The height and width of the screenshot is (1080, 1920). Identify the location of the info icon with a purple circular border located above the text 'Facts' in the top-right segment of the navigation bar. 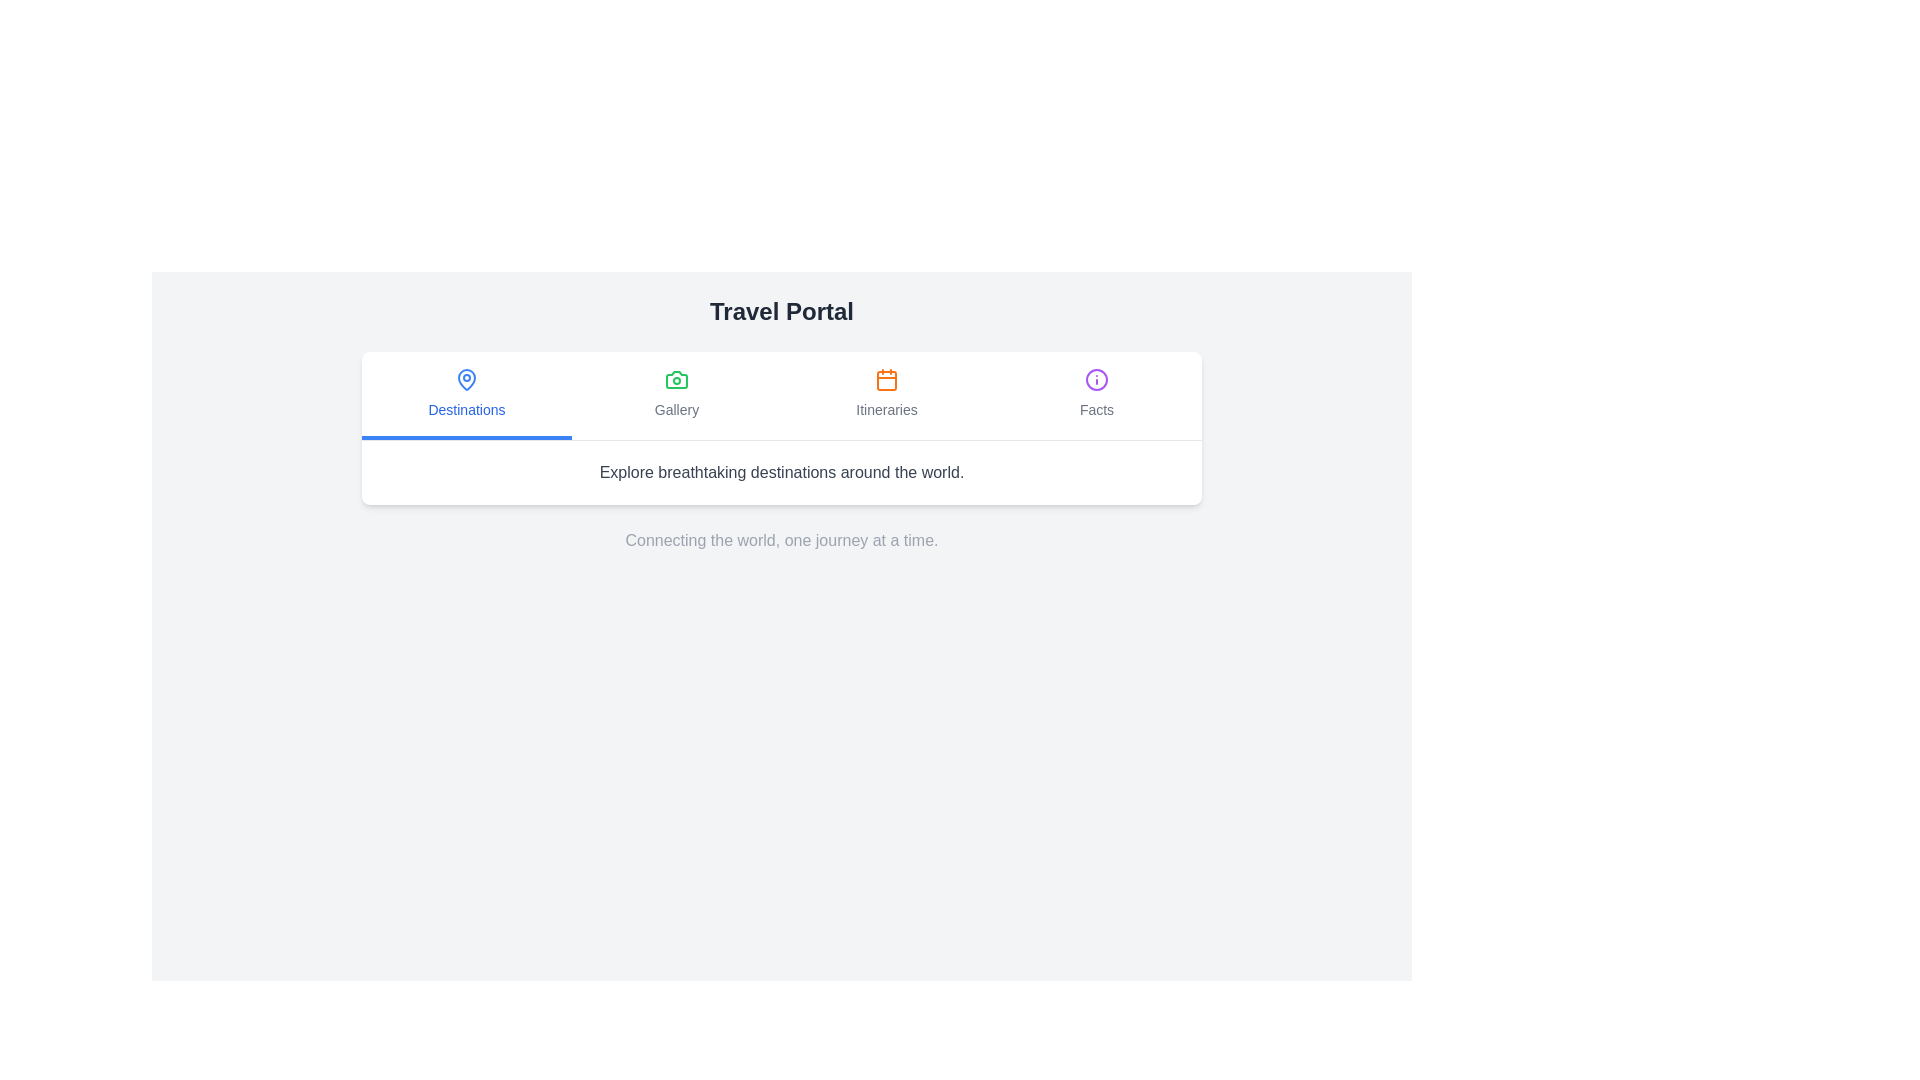
(1096, 380).